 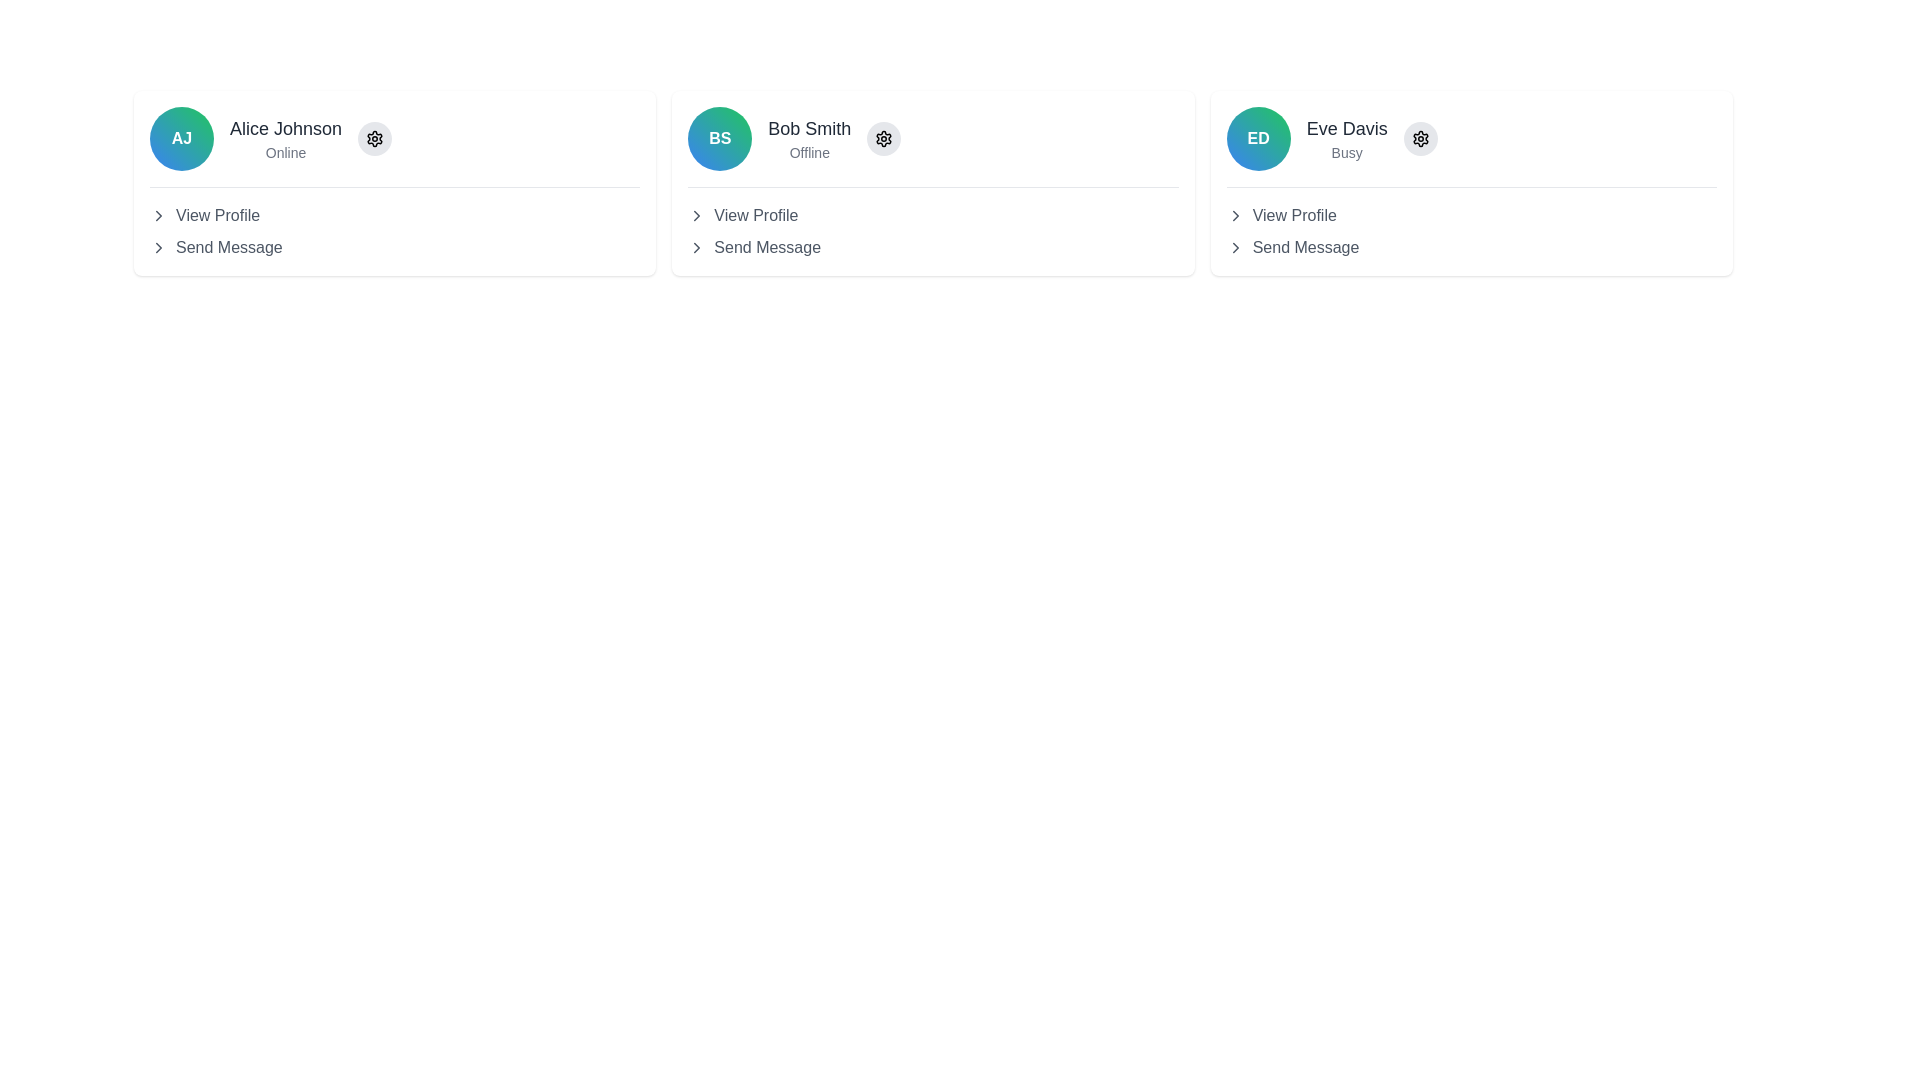 What do you see at coordinates (809, 128) in the screenshot?
I see `the static text display showing 'Bob Smith' in bold, medium-sized font, located above the 'Offline' status within the user information card` at bounding box center [809, 128].